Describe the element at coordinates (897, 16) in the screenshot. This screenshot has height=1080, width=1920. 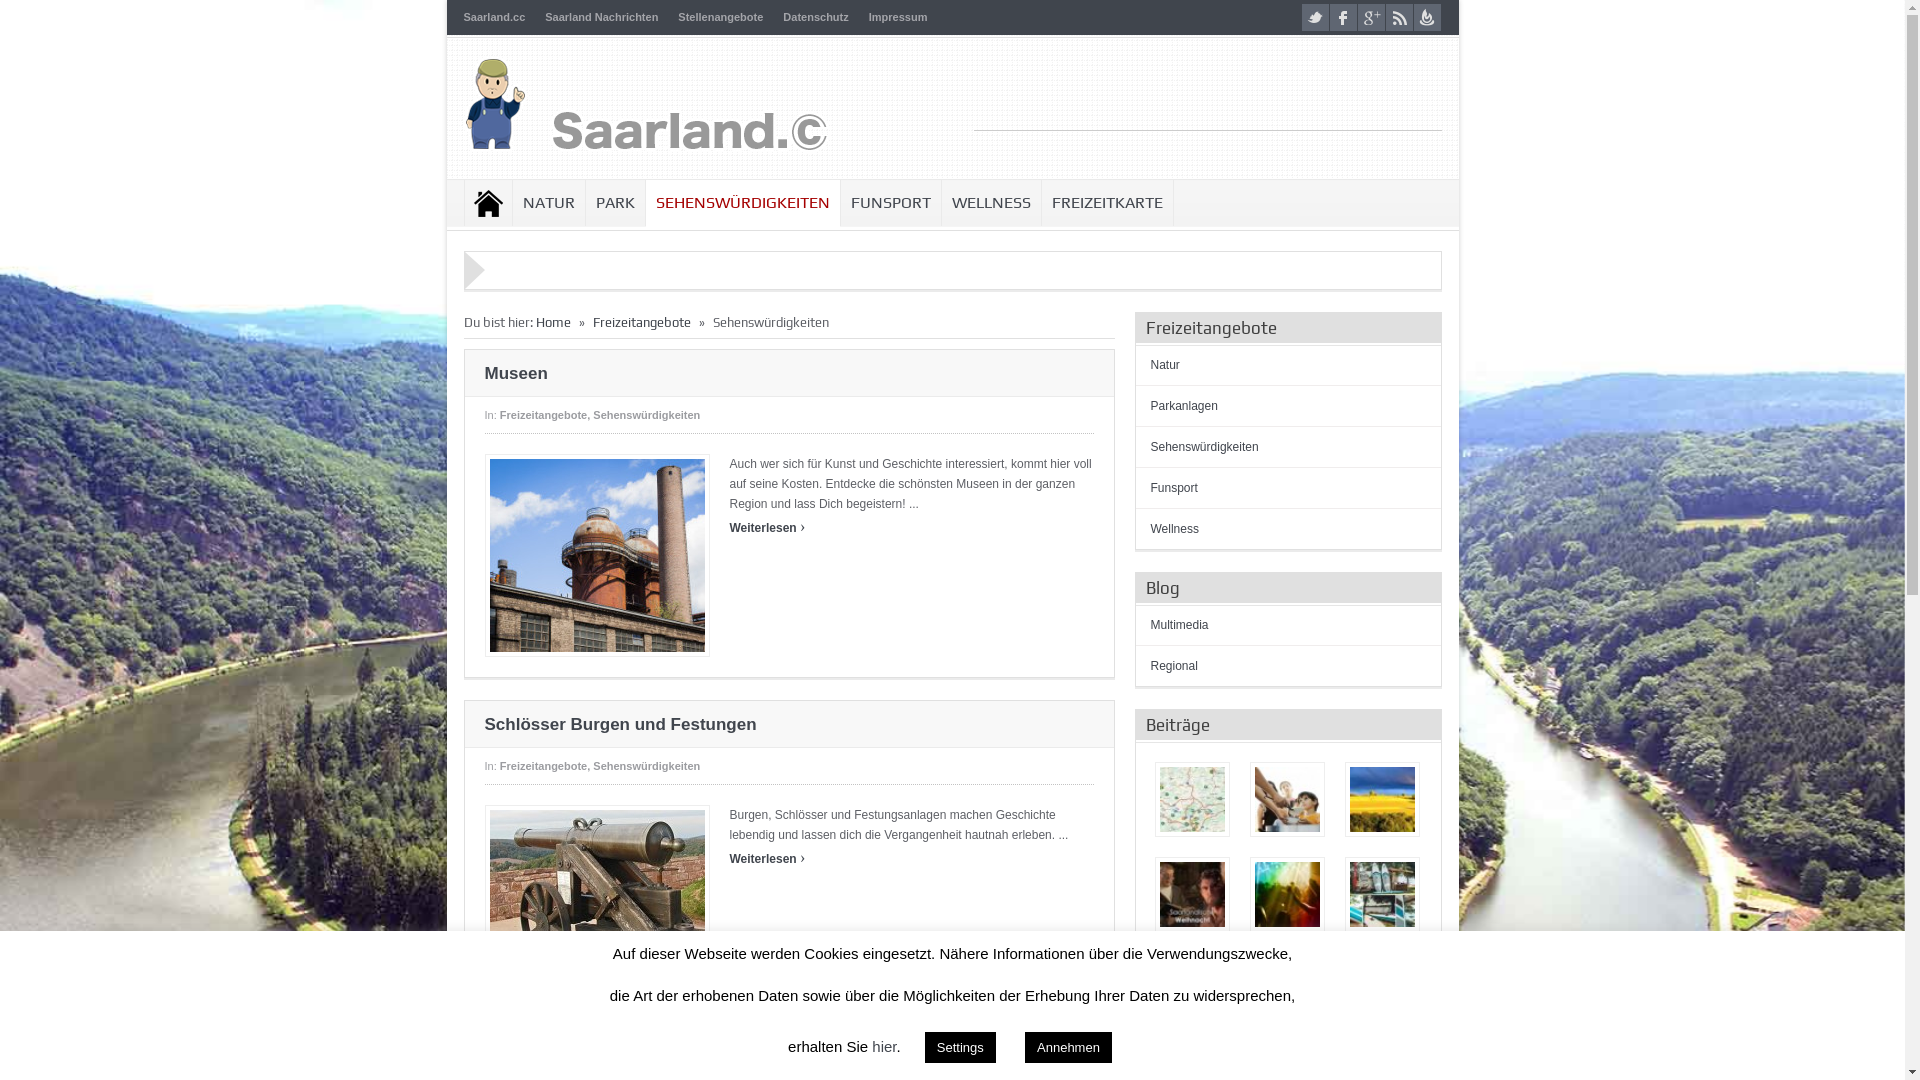
I see `'Impressum'` at that location.